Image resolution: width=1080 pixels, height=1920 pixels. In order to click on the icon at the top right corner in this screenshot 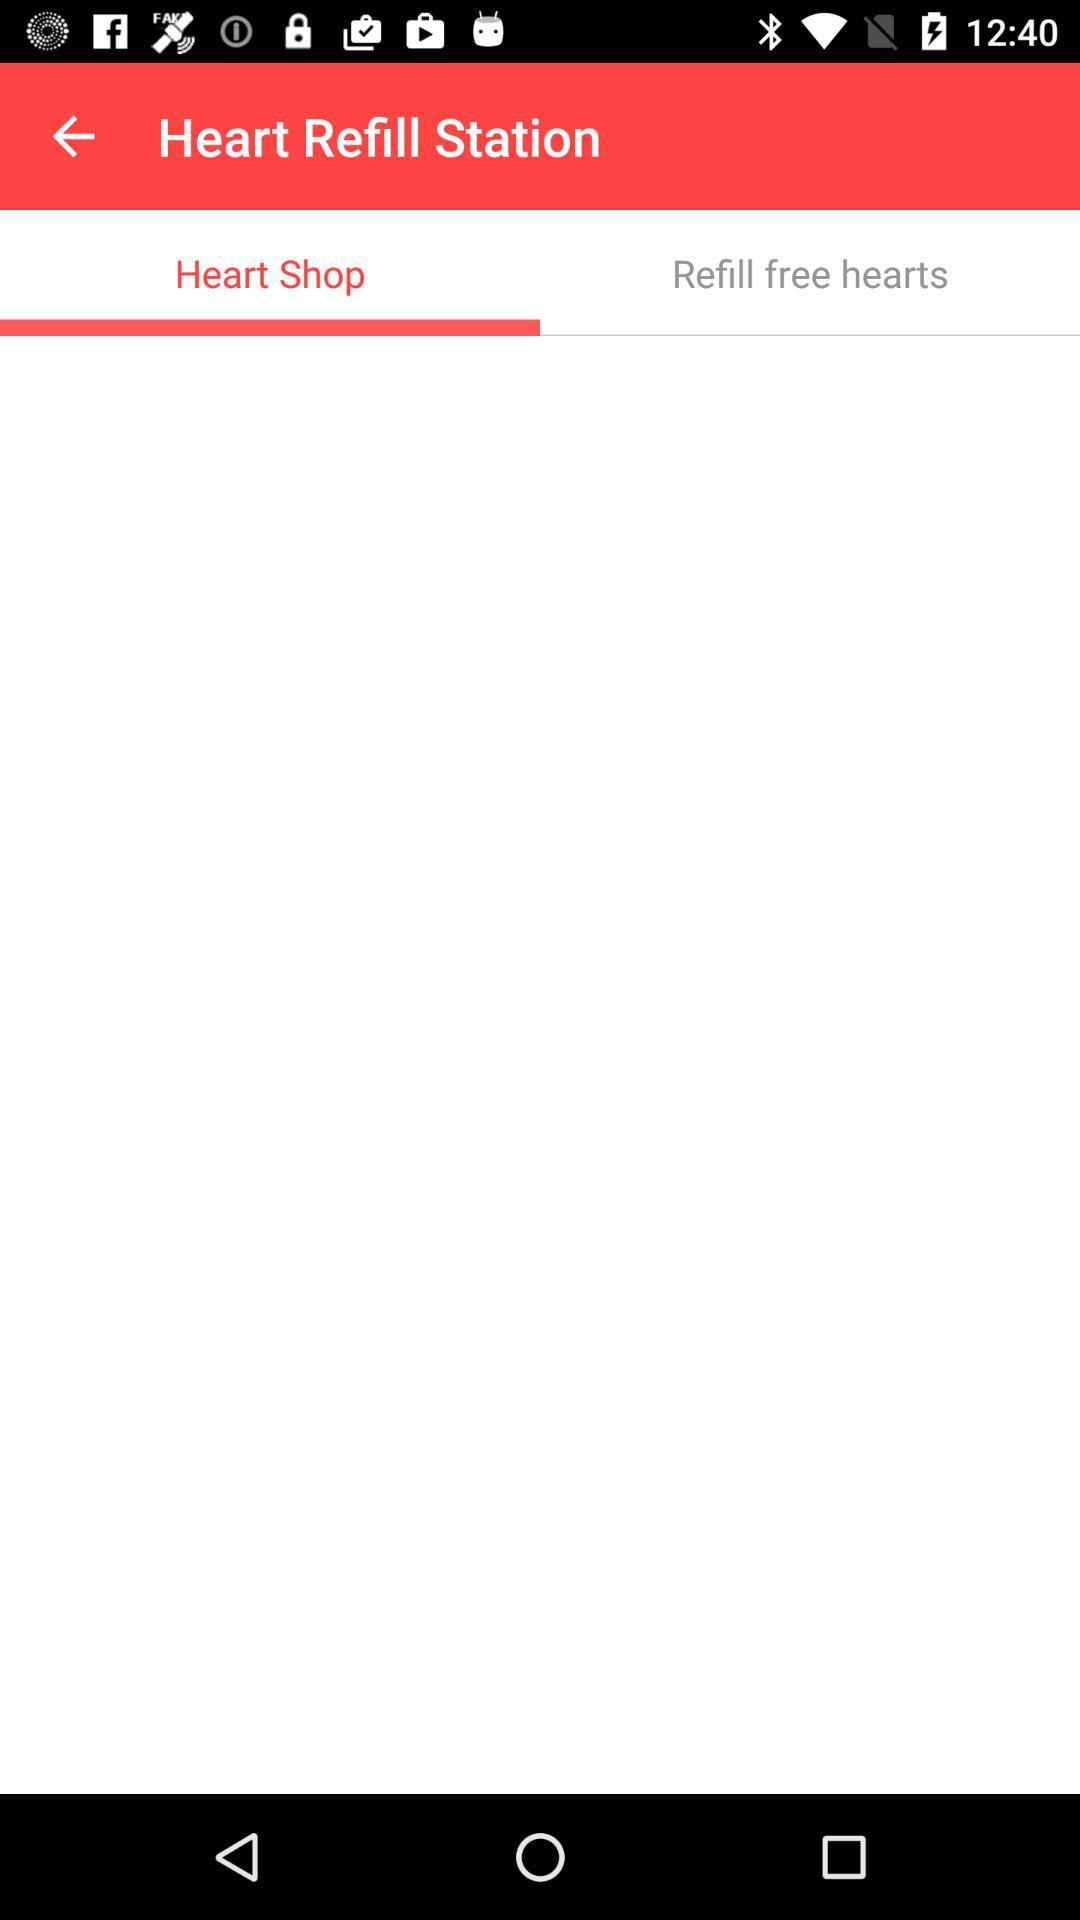, I will do `click(810, 272)`.